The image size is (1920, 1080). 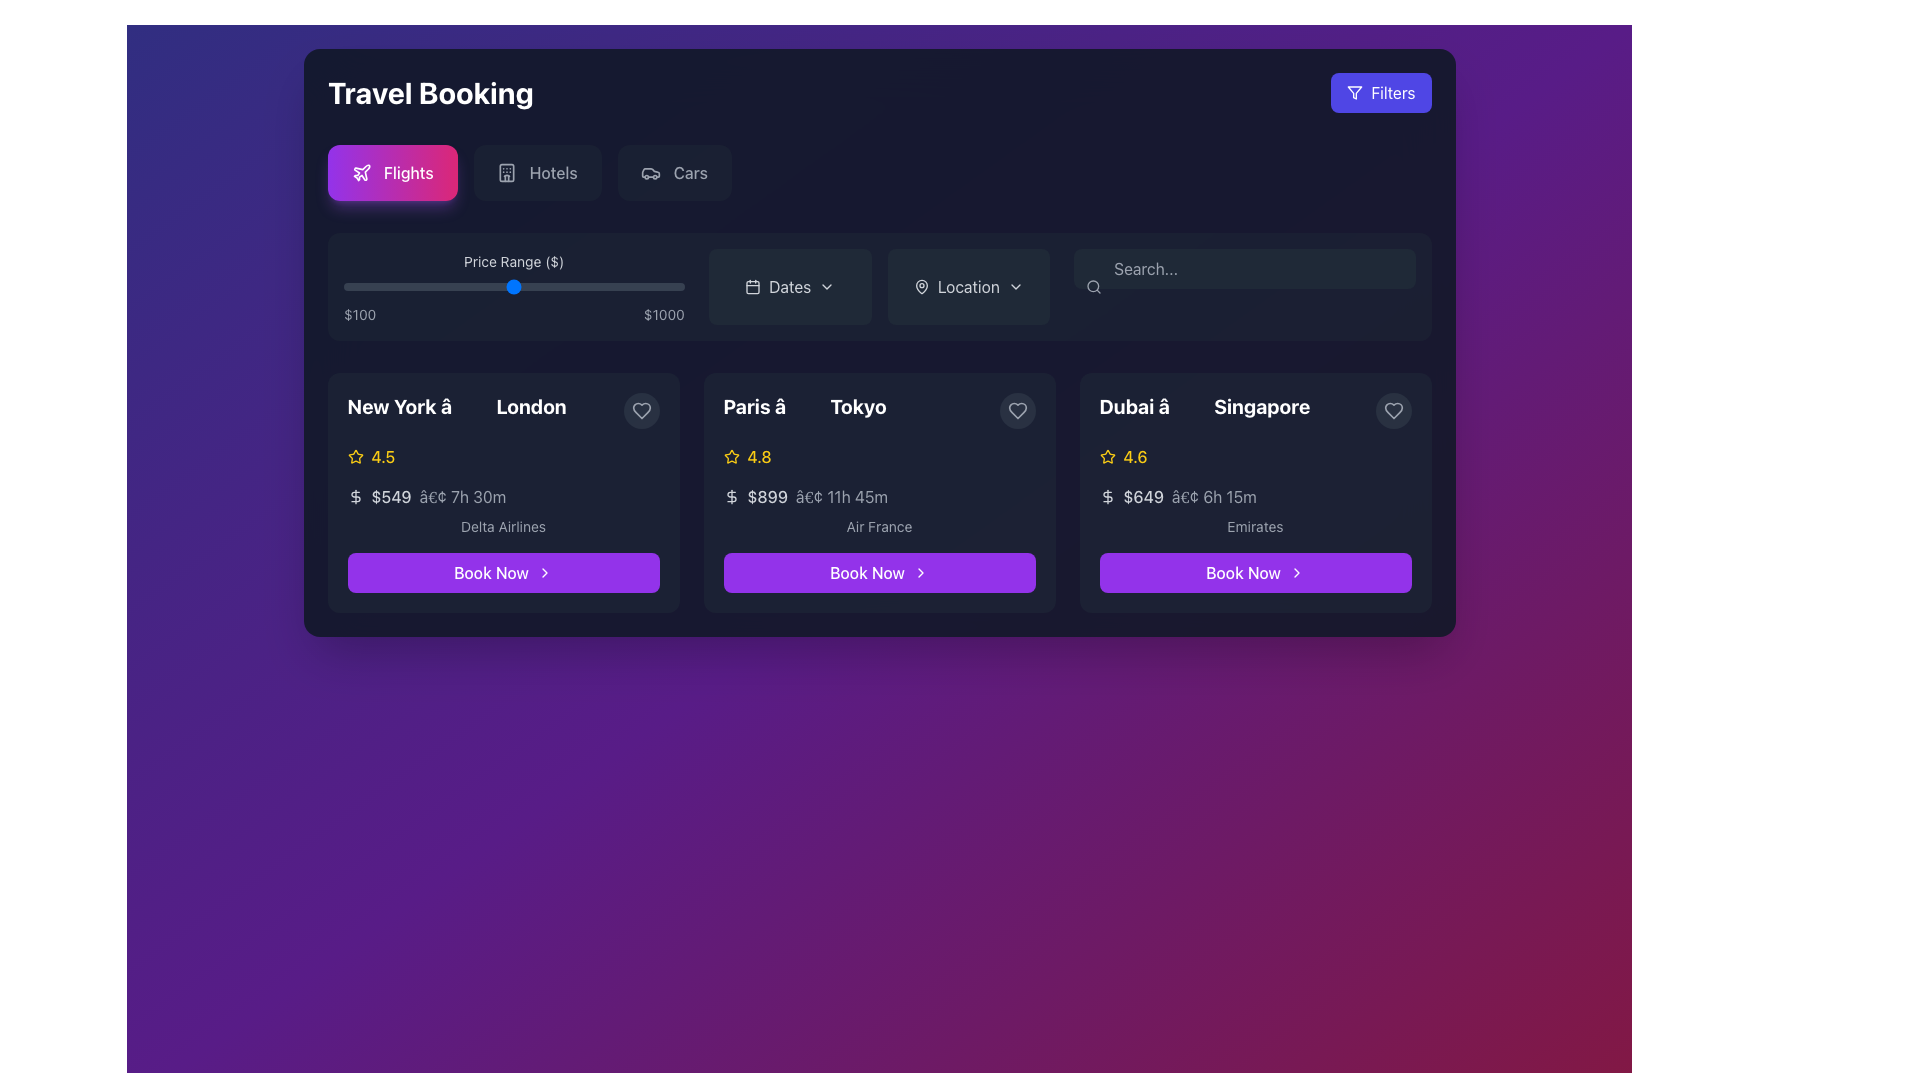 What do you see at coordinates (1392, 410) in the screenshot?
I see `the heart icon button at the top-right corner of the flight card from 'Dubai → Singapore' to mark it as favorite` at bounding box center [1392, 410].